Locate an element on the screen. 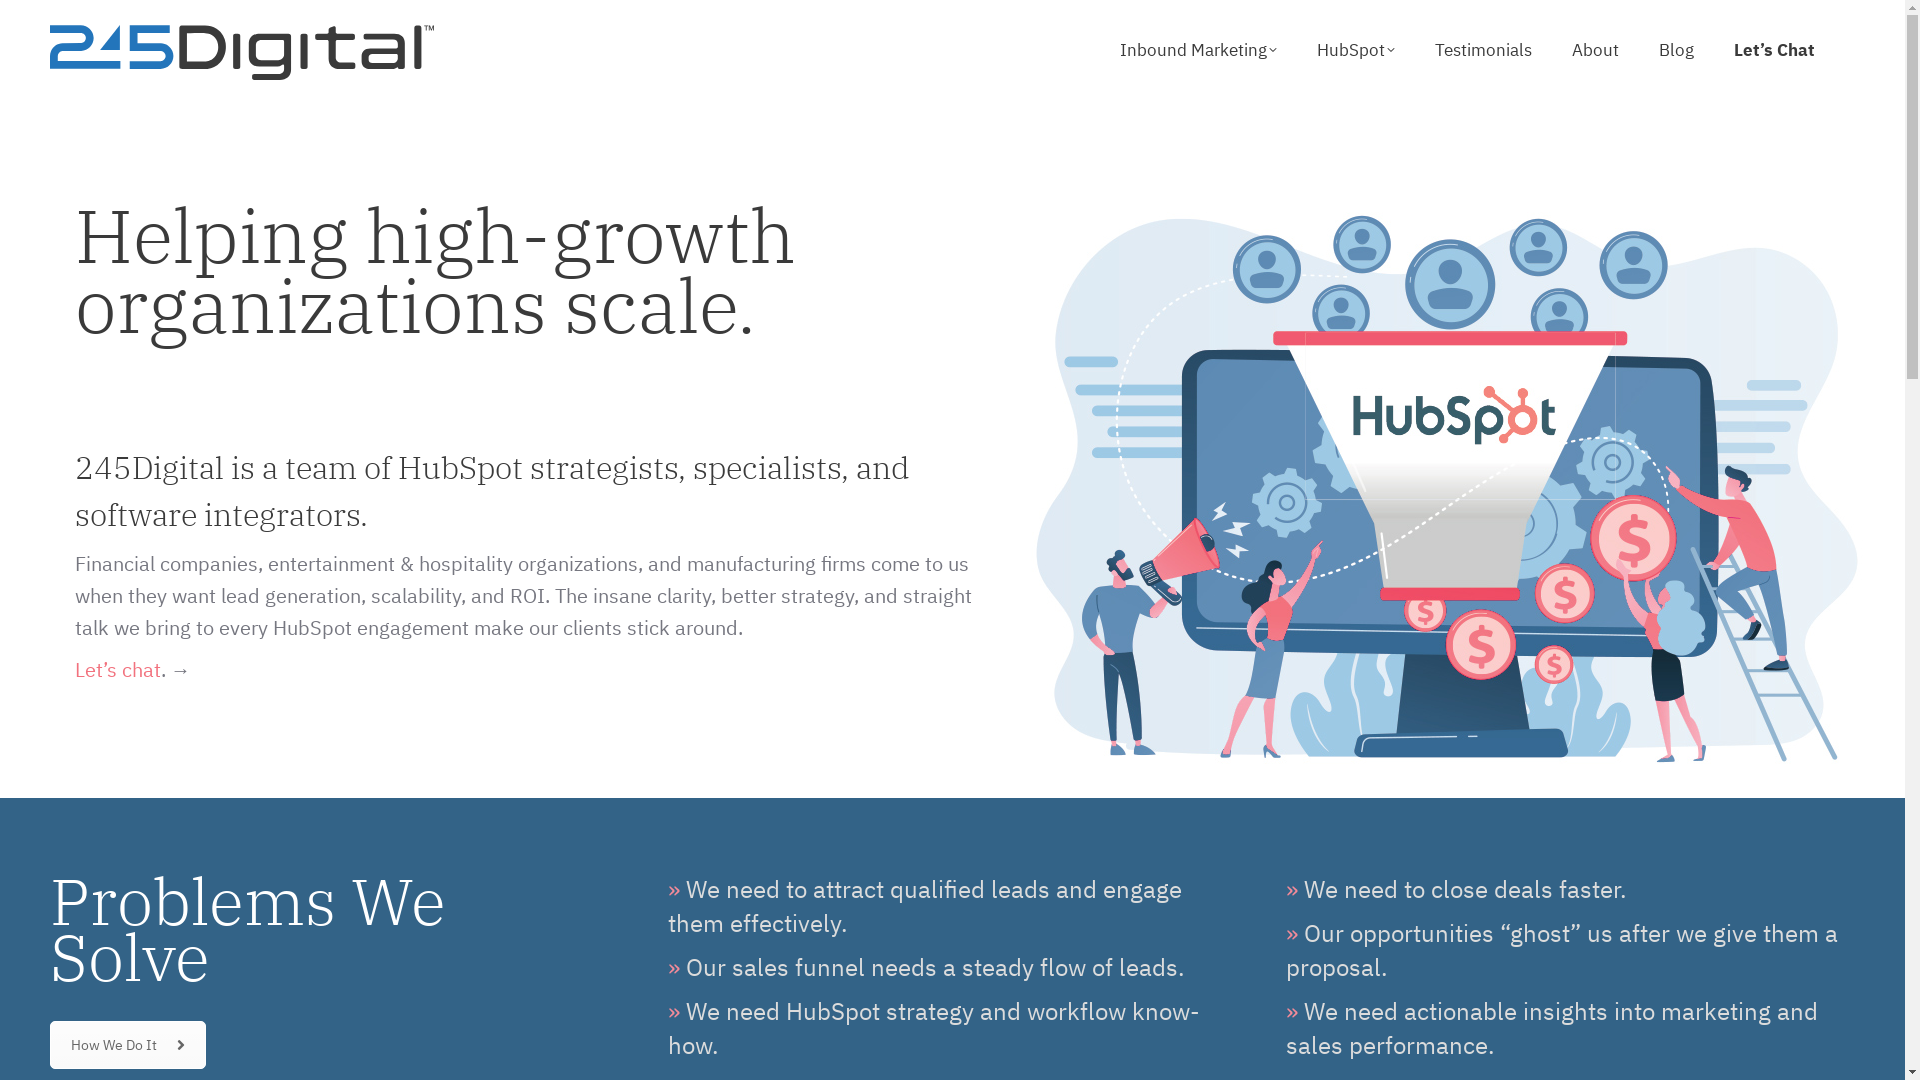 Image resolution: width=1920 pixels, height=1080 pixels. 'About' is located at coordinates (1570, 49).